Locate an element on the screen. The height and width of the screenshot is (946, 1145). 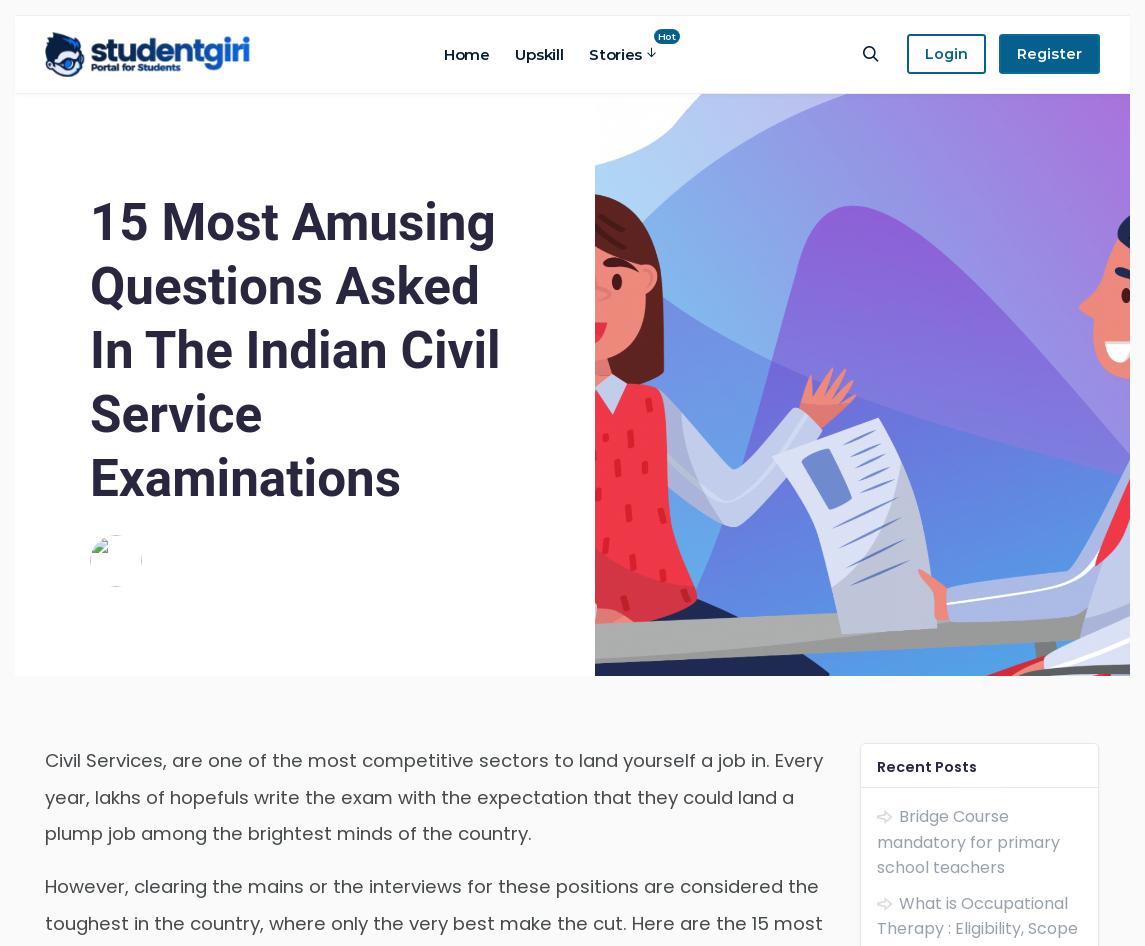
'Register' is located at coordinates (1015, 52).